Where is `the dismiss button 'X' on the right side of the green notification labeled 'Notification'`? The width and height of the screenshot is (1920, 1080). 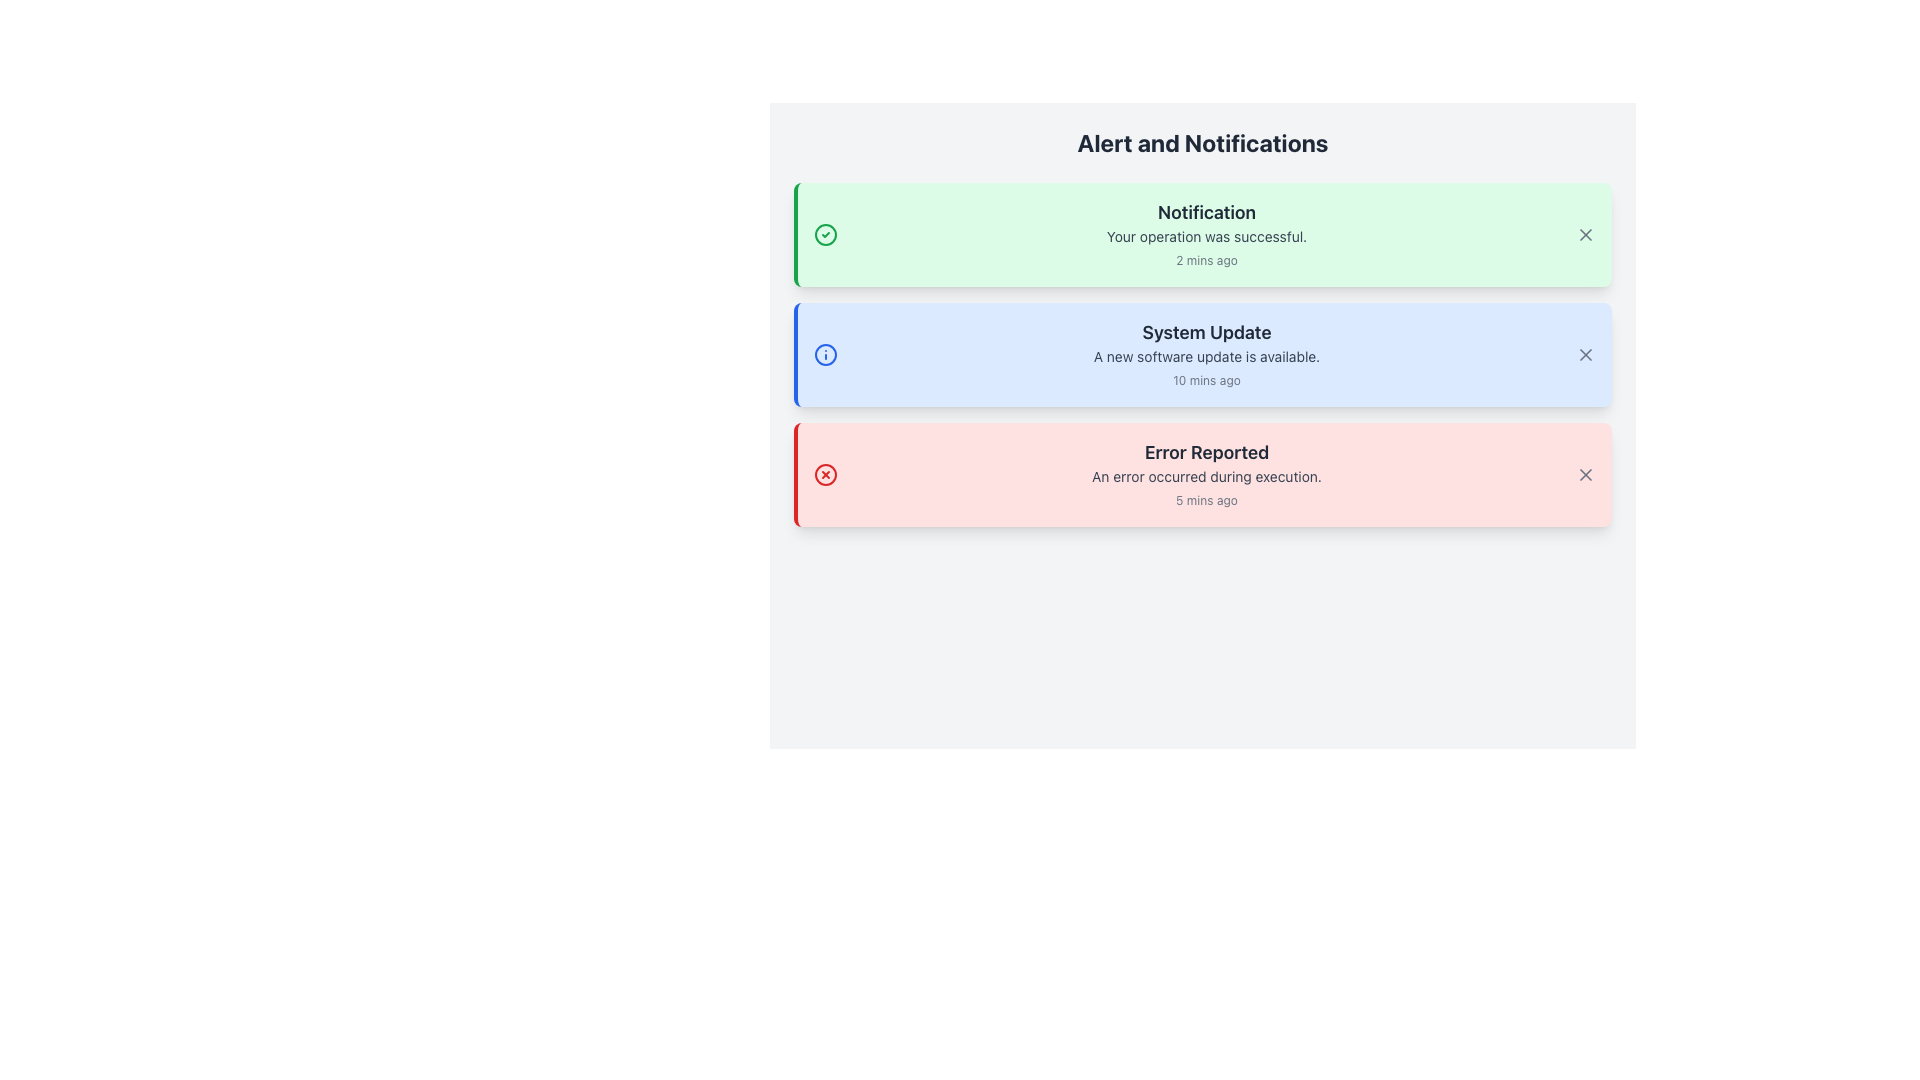
the dismiss button 'X' on the right side of the green notification labeled 'Notification' is located at coordinates (1584, 234).